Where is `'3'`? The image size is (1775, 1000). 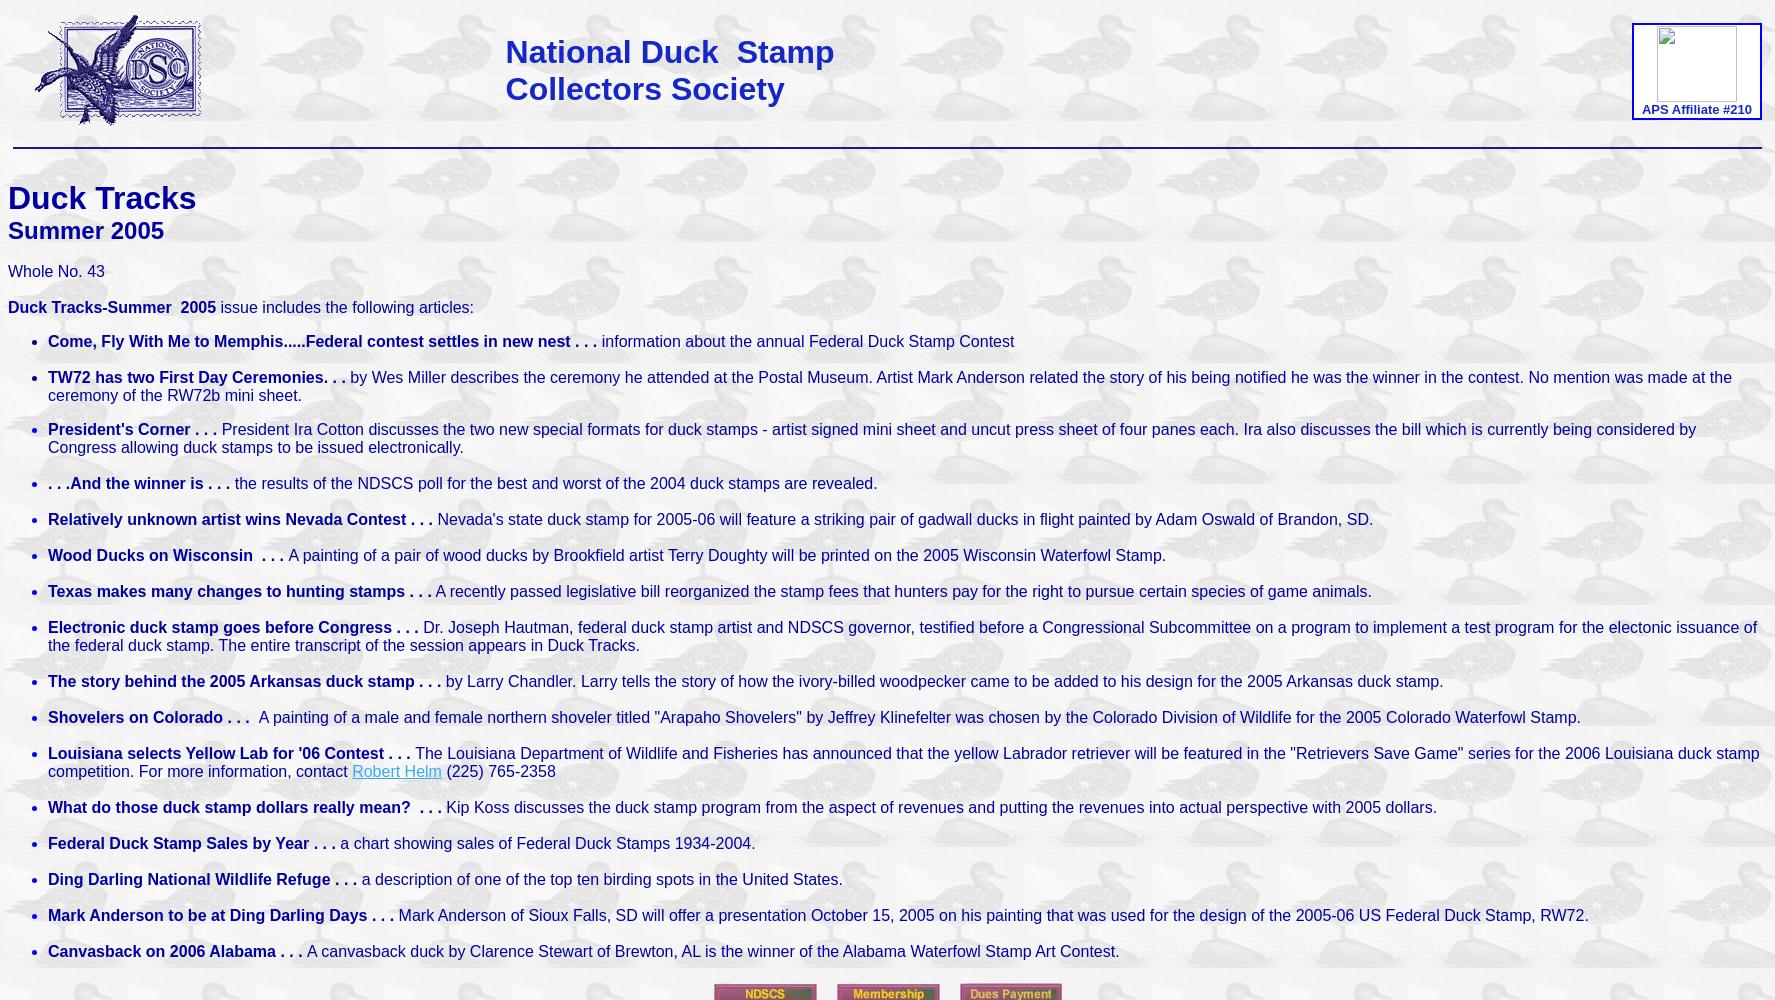 '3' is located at coordinates (99, 271).